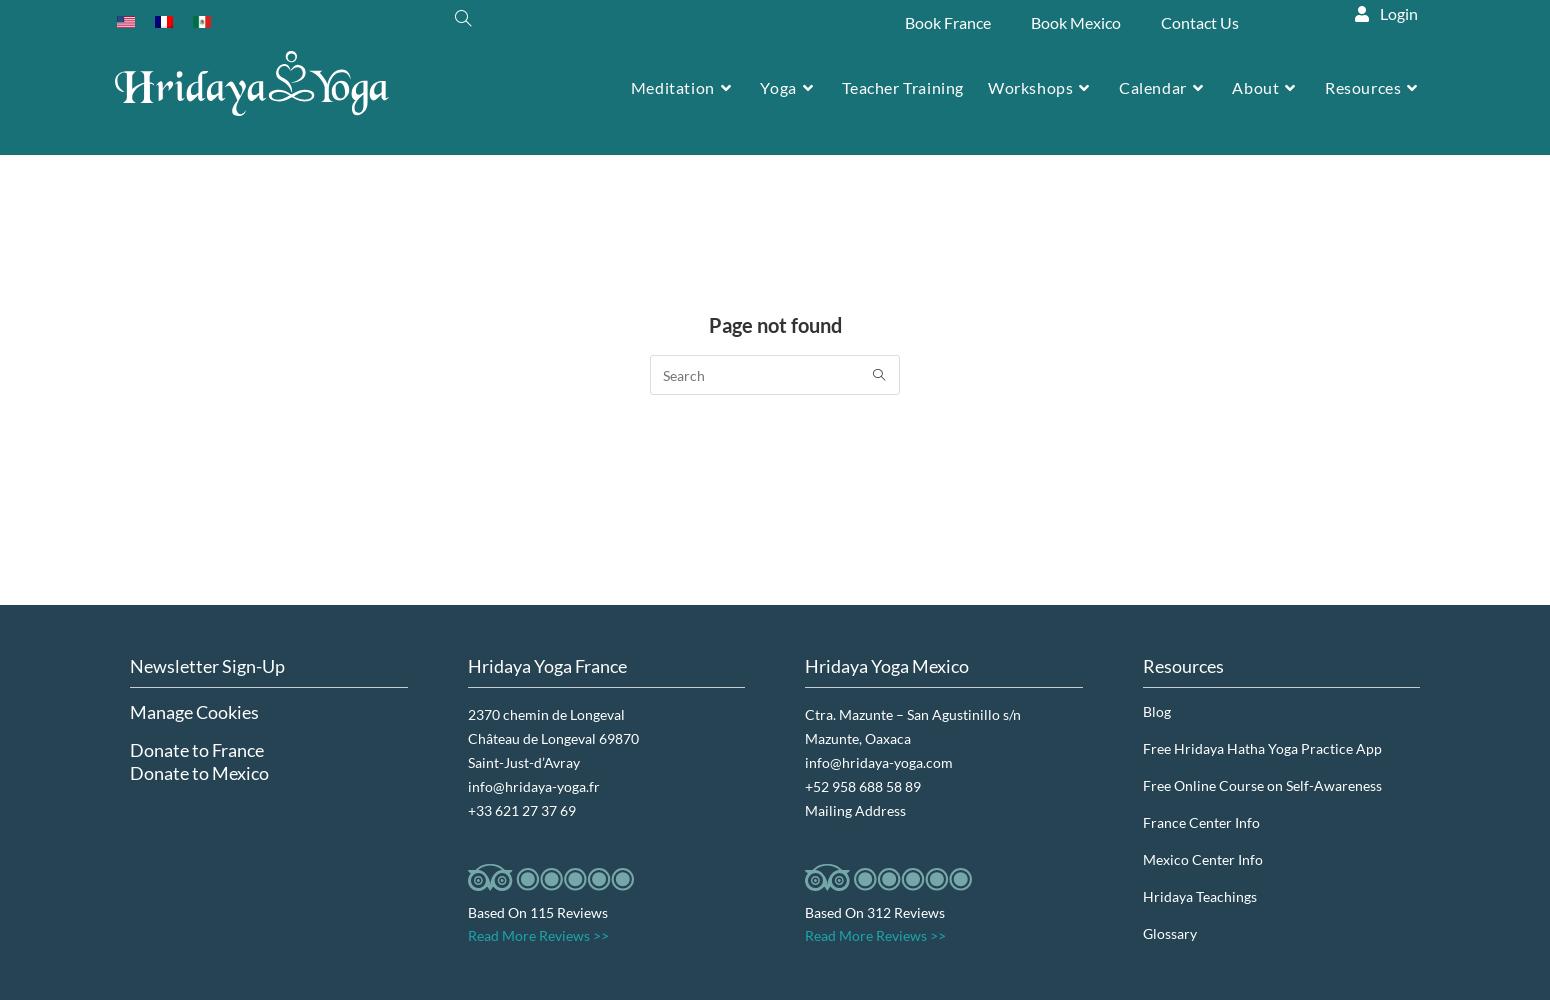  I want to click on 'France Center Info', so click(1200, 821).